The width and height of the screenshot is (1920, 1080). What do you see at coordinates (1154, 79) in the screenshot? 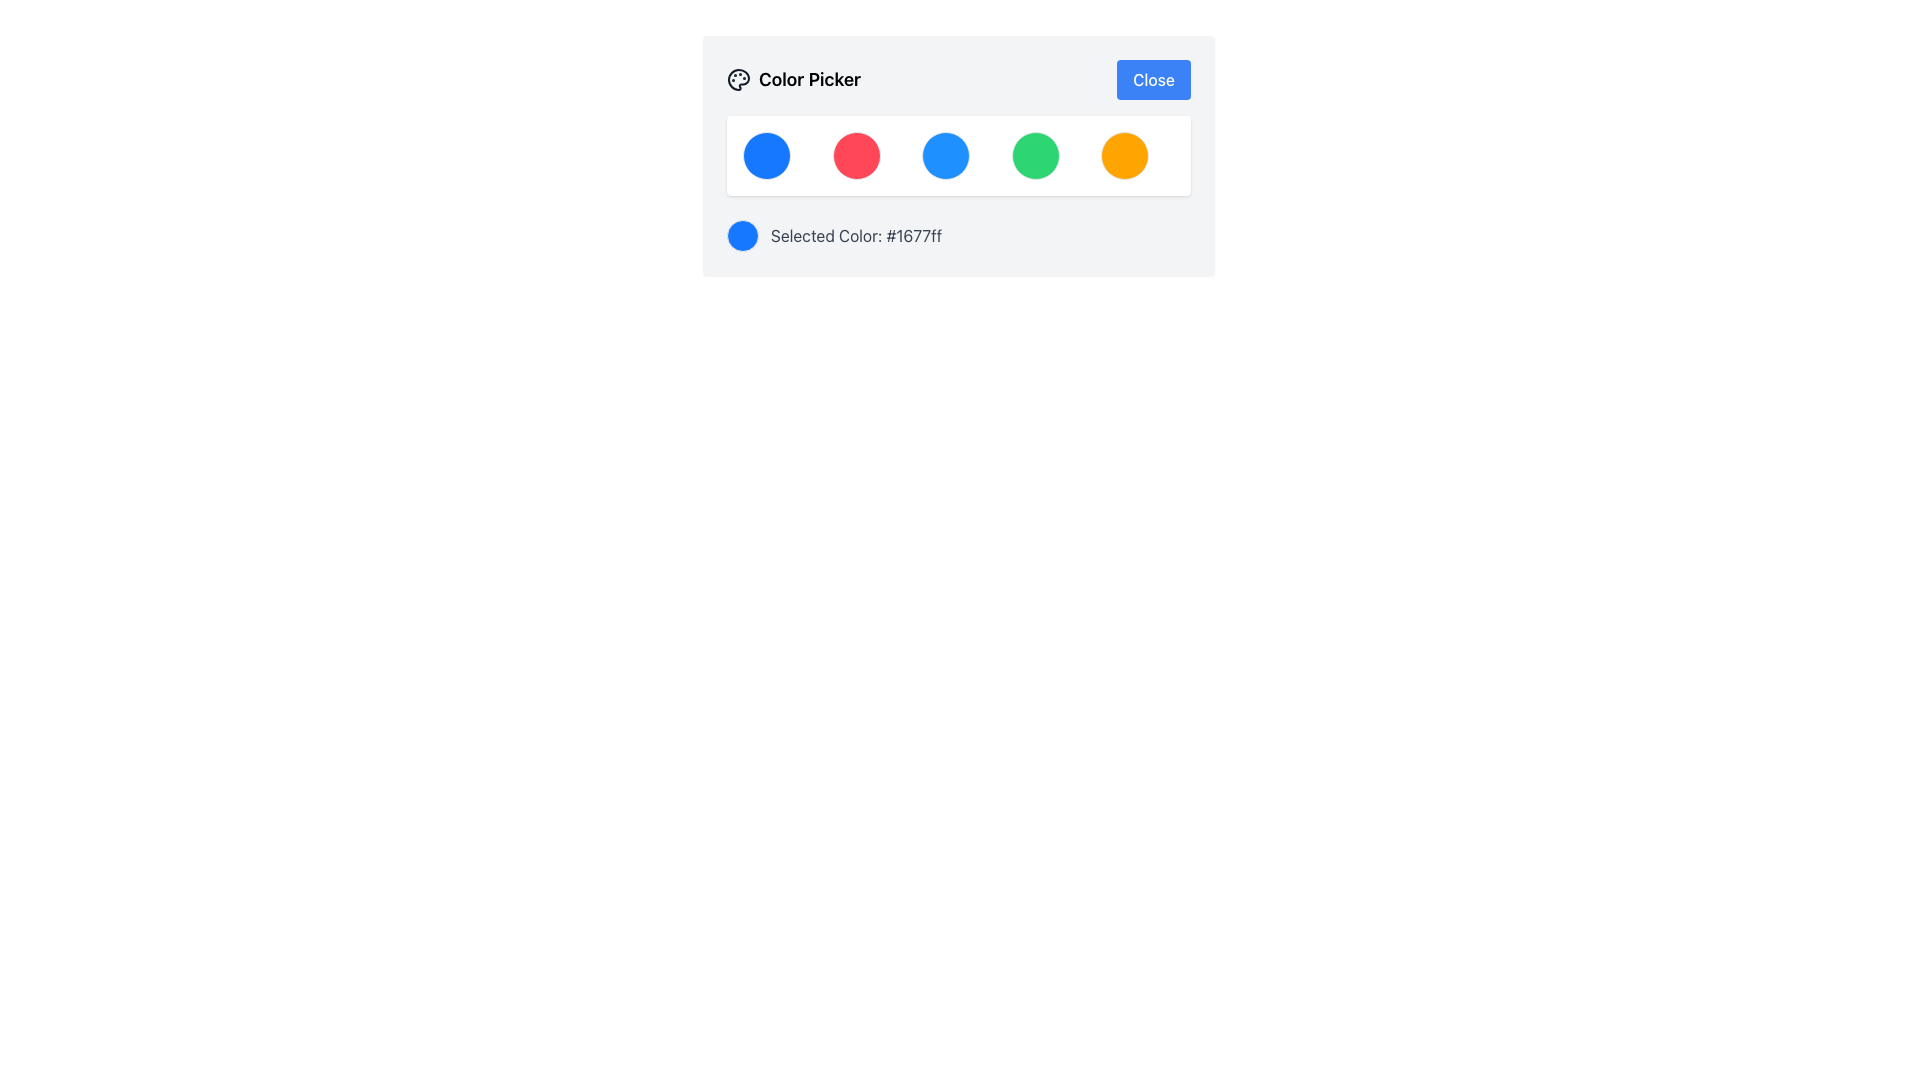
I see `the close button located in the top-right corner of the 'Color Picker' modal` at bounding box center [1154, 79].